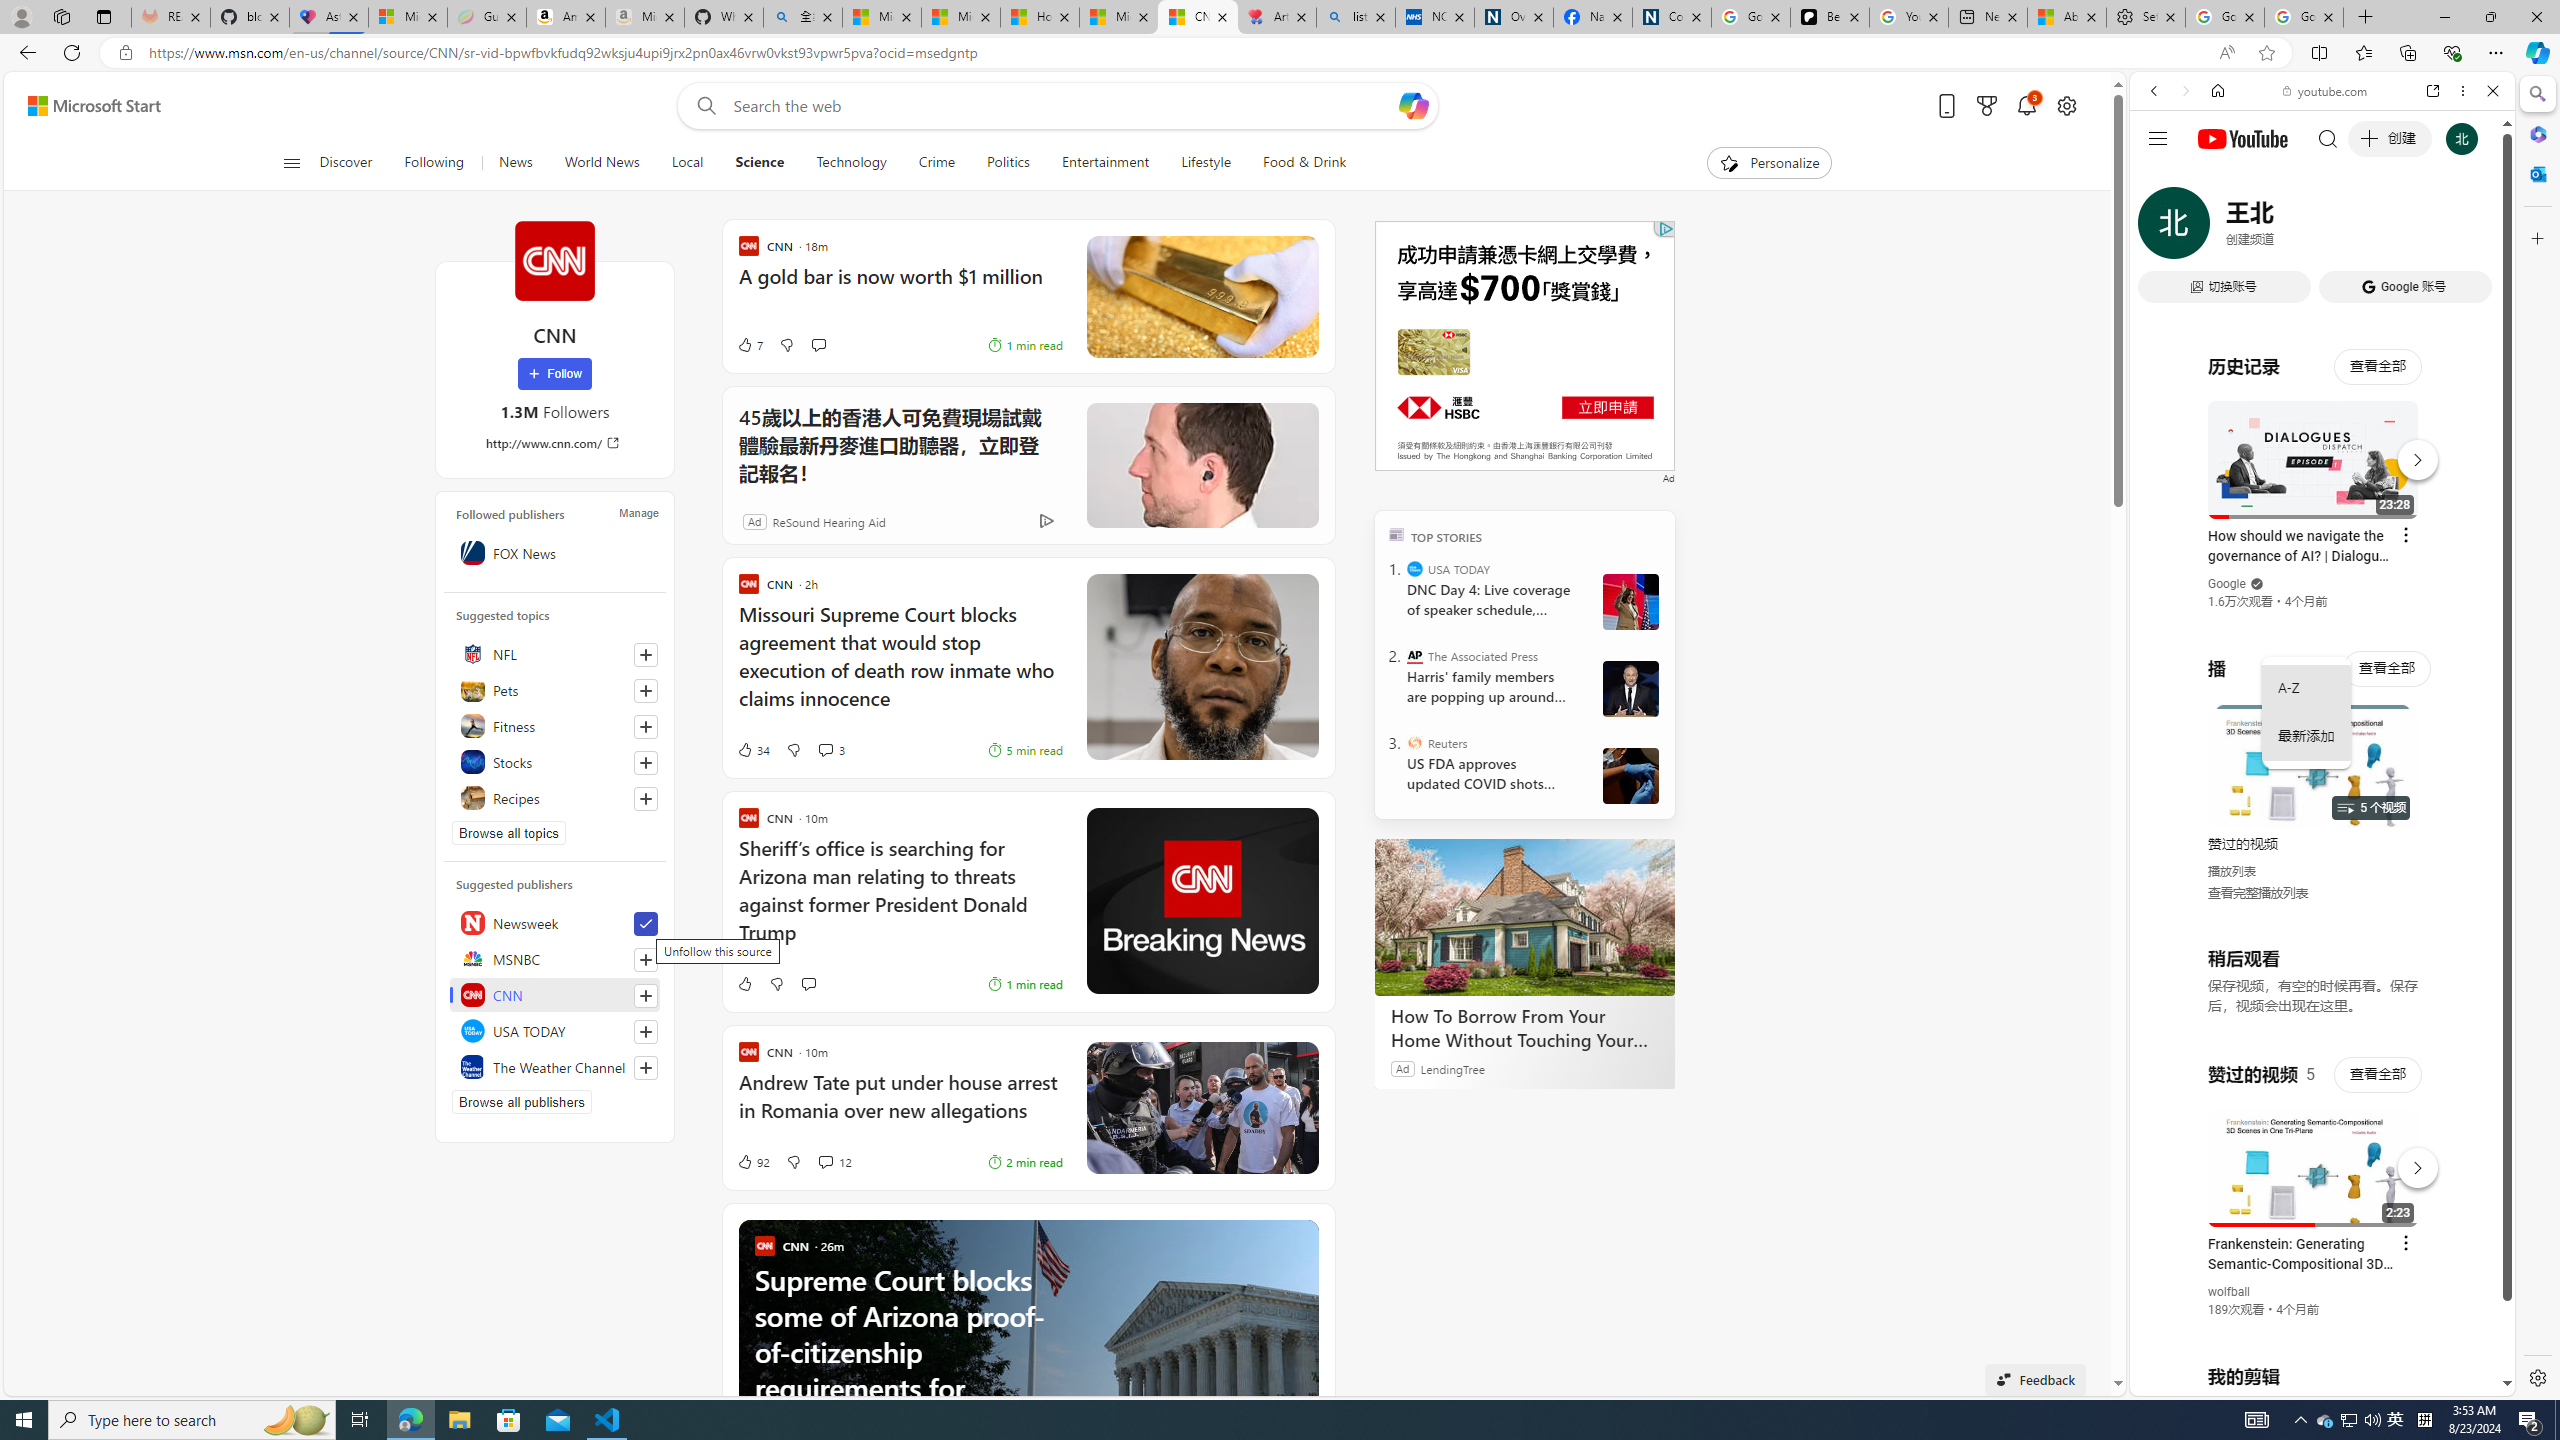 This screenshot has width=2560, height=1440. Describe the element at coordinates (1104, 162) in the screenshot. I see `'Entertainment'` at that location.